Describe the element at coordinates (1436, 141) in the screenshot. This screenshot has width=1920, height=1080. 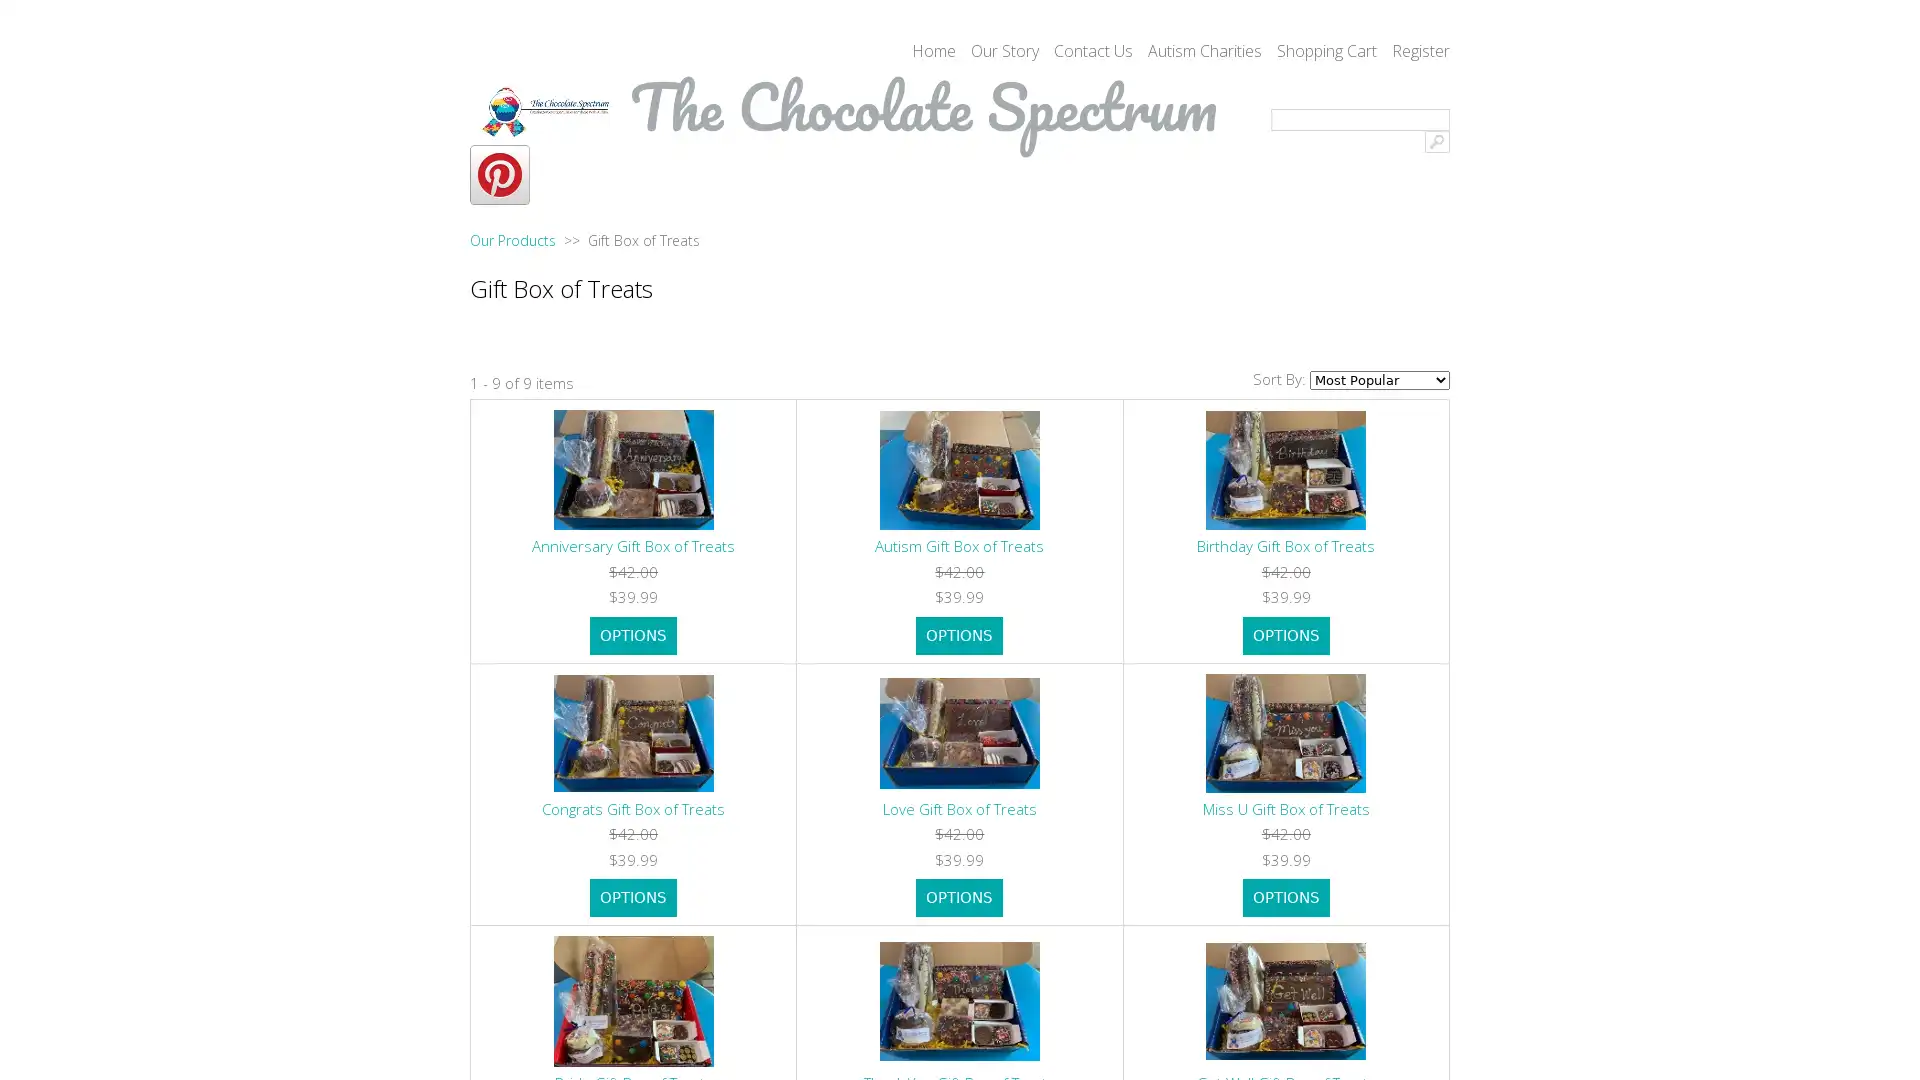
I see `Go!` at that location.